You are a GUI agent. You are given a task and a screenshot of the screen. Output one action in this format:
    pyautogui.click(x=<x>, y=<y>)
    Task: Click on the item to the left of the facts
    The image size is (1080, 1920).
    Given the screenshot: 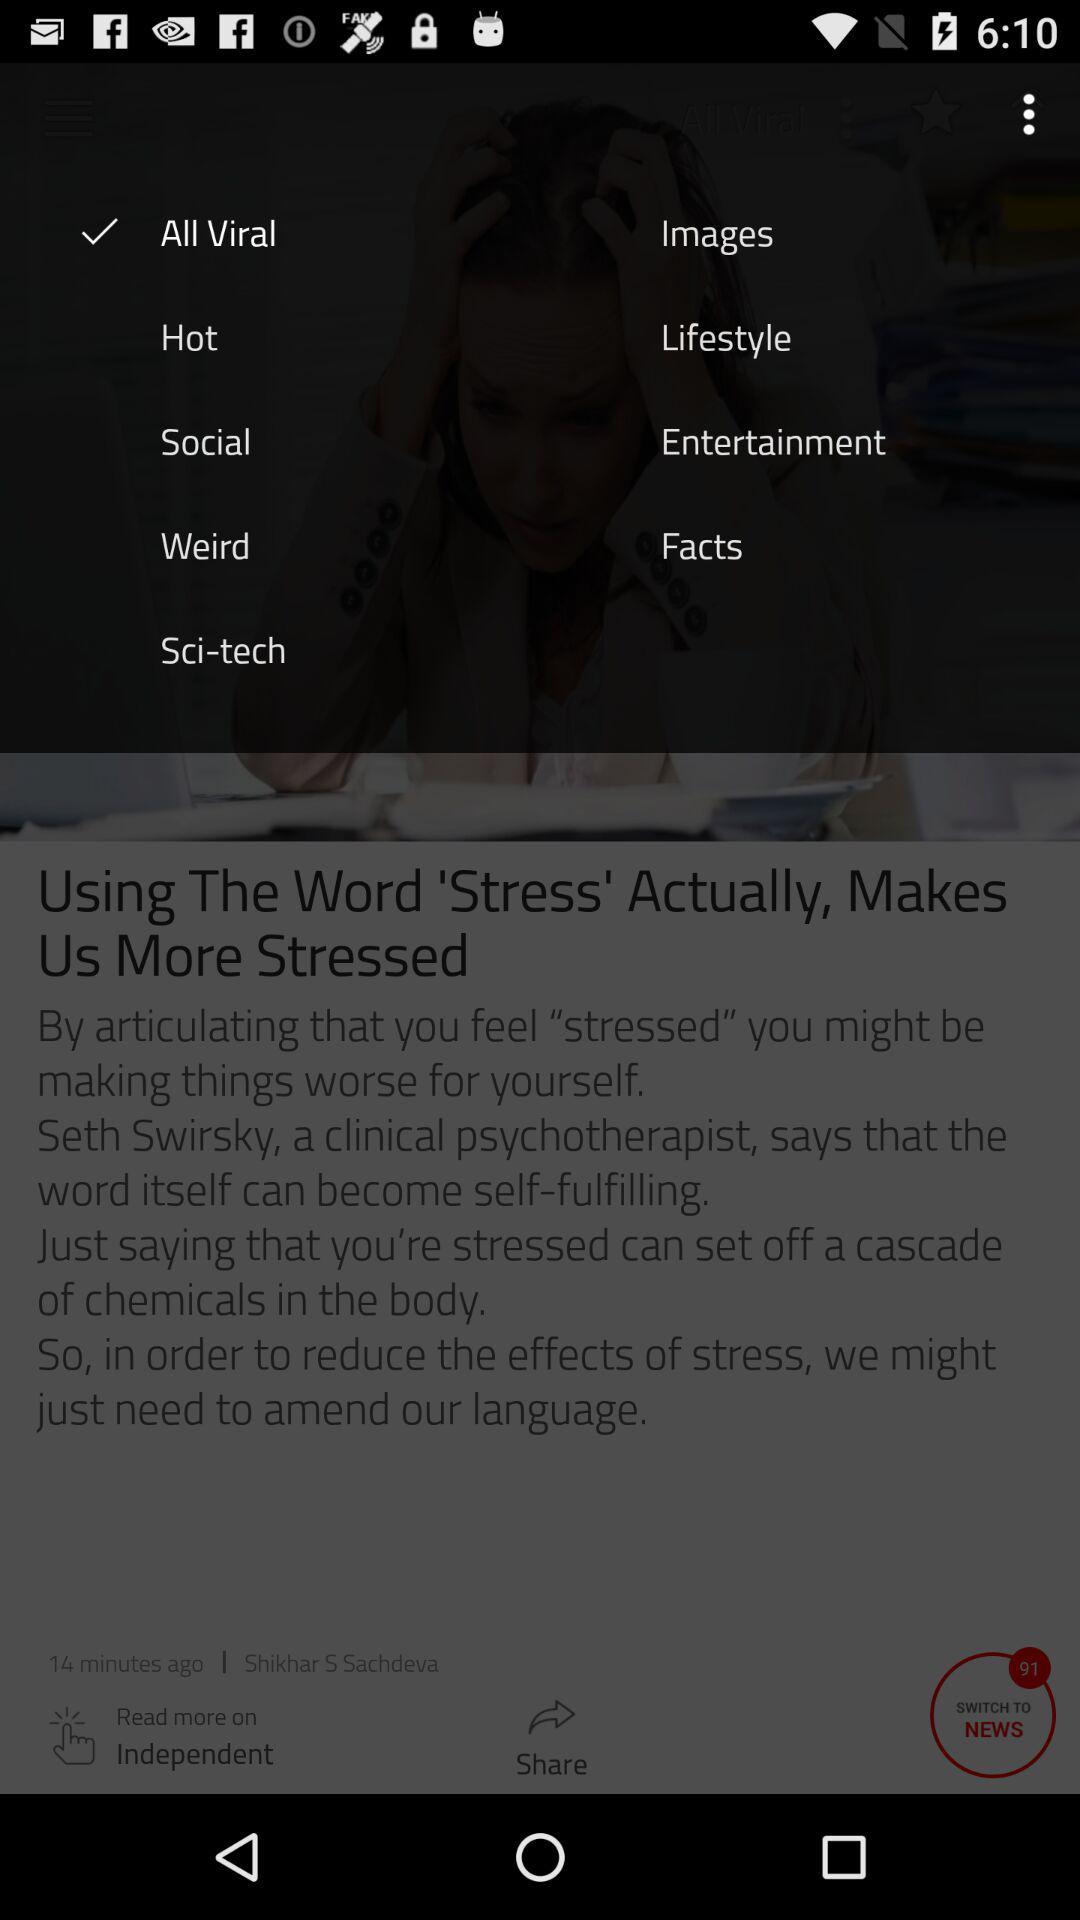 What is the action you would take?
    pyautogui.click(x=205, y=543)
    